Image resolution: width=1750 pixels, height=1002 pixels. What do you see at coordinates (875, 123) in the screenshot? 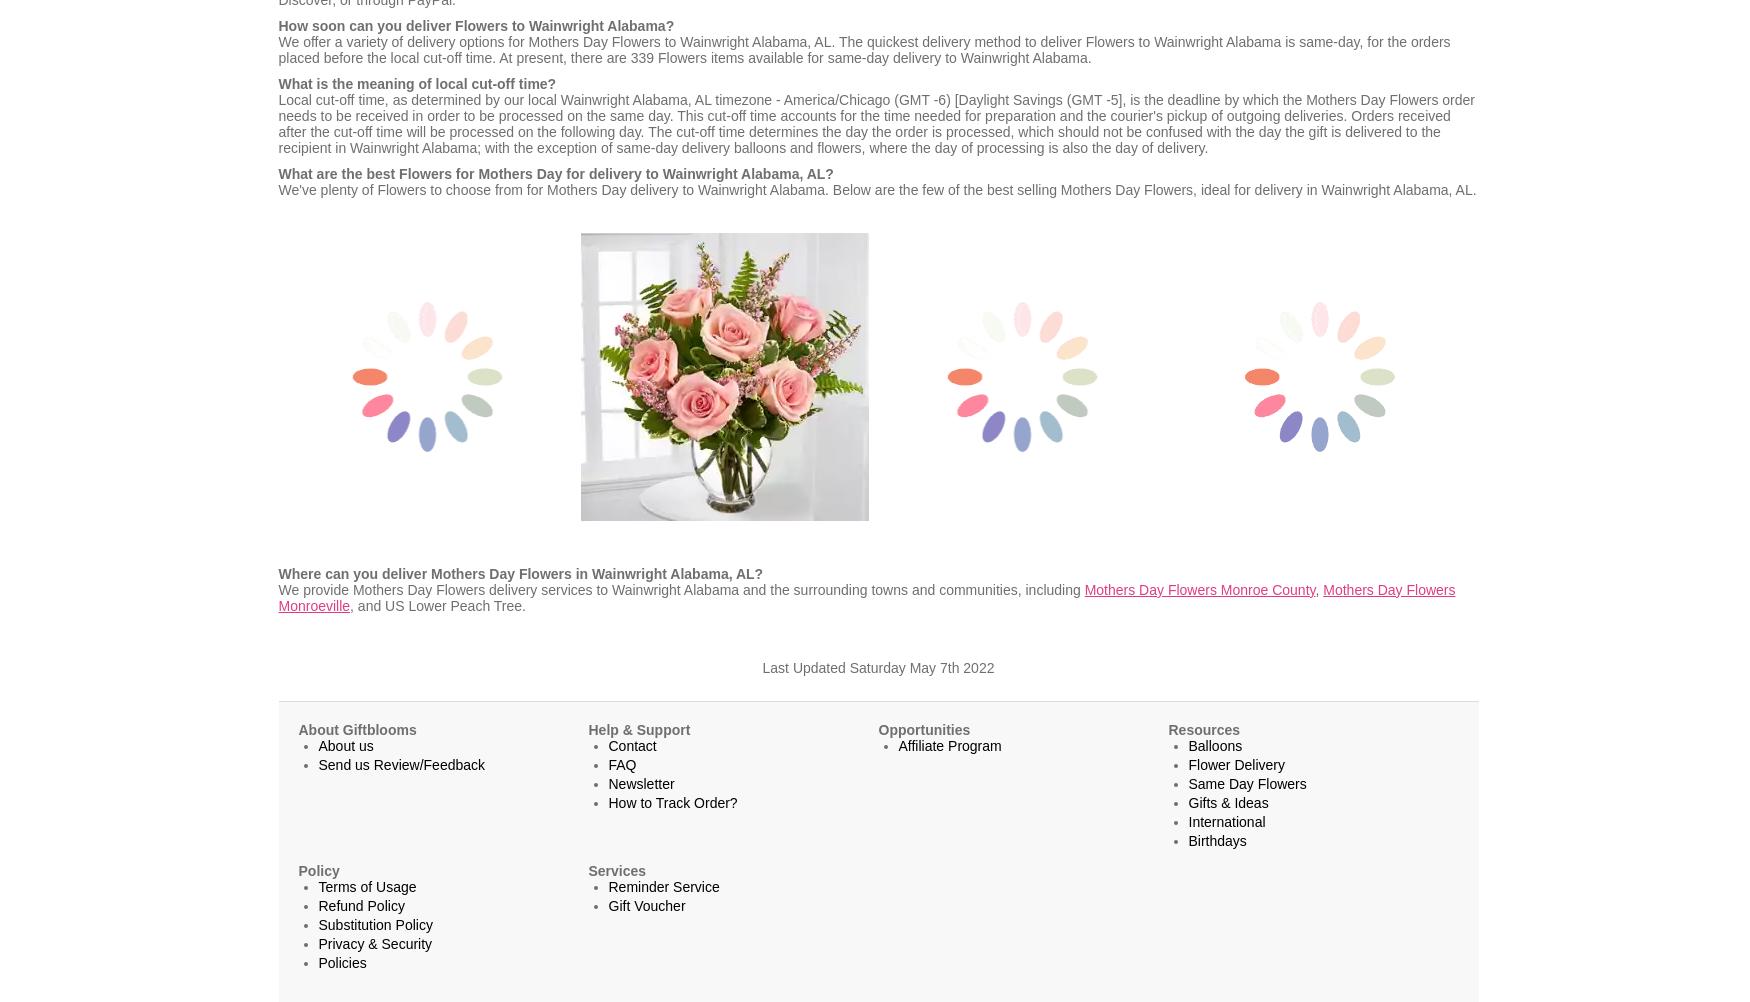
I see `'Local cut-off time, as determined by our local Wainwright Alabama, AL timezone - America/Chicago (GMT -6) [Daylight Savings (GMT -5], is the deadline by which the Mothers Day Flowers order needs to be received in order to be processed on the same day. This cut-off time accounts for the time needed for preparation and the courier's pickup of outgoing deliveries. Orders received after the cut-off time will be processed on the following day. The cut-off time determines the day the order is processed, which should not be confused with the day the gift is delivered to the recipient in Wainwright Alabama; with the exception of same-day delivery balloons and flowers, where the day of processing is also the day of delivery.'` at bounding box center [875, 123].